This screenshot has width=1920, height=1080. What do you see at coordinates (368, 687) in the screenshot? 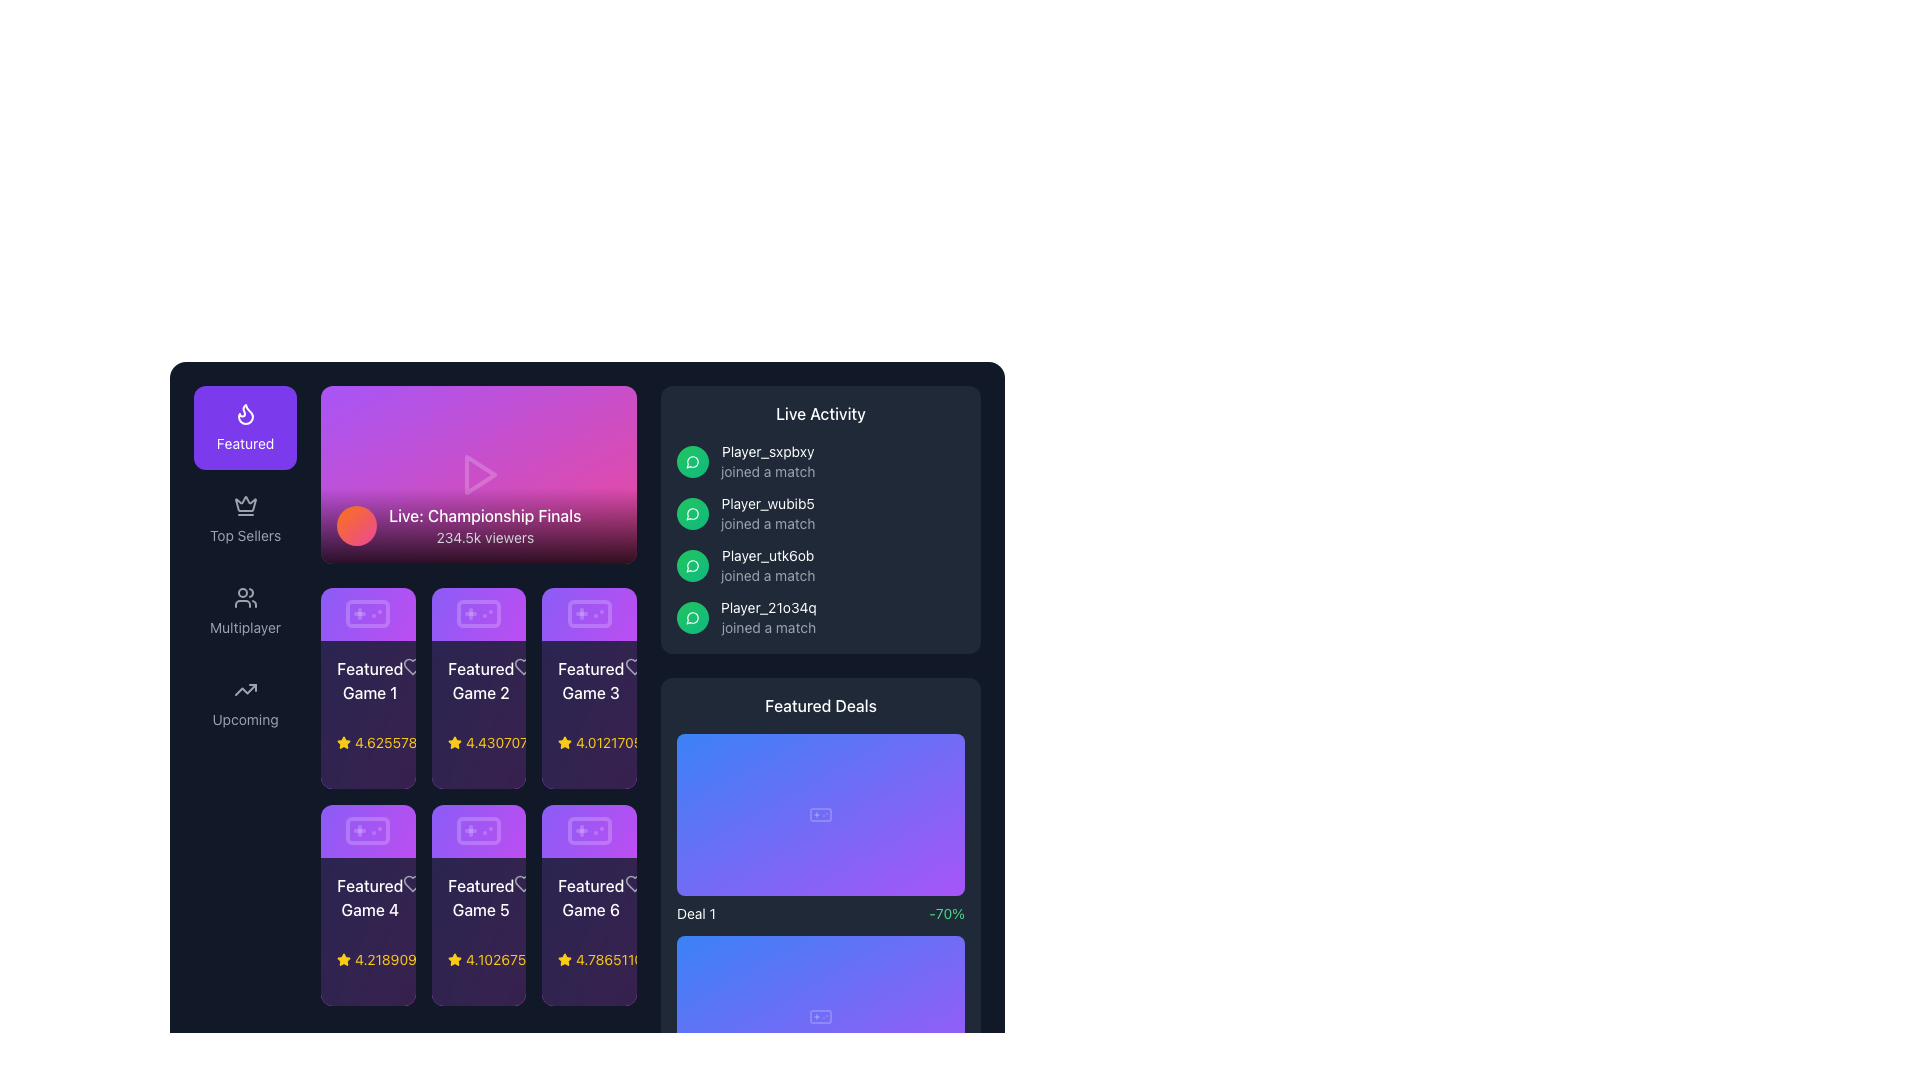
I see `the first card in the grid, which has a purple gradient background and displays 'Featured Game 1'` at bounding box center [368, 687].